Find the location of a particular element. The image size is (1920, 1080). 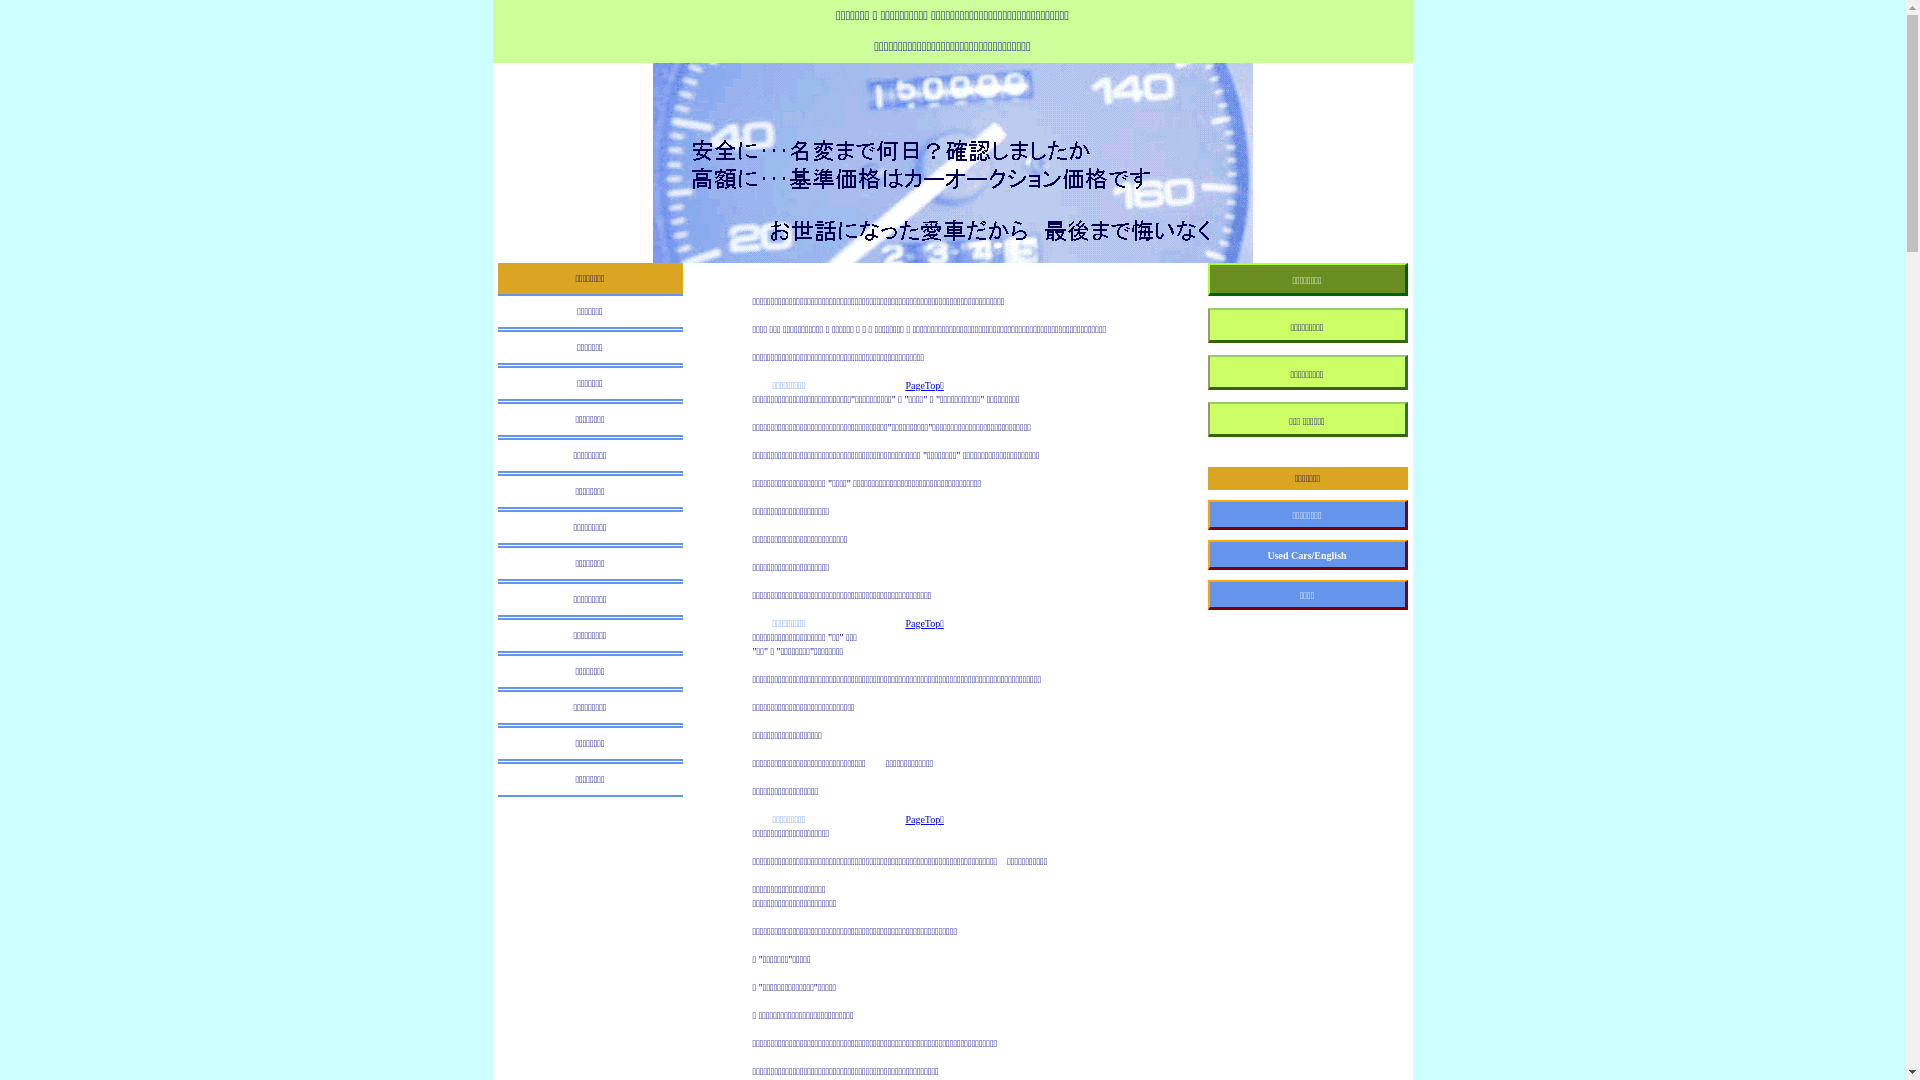

'Used Cars/English' is located at coordinates (1207, 555).